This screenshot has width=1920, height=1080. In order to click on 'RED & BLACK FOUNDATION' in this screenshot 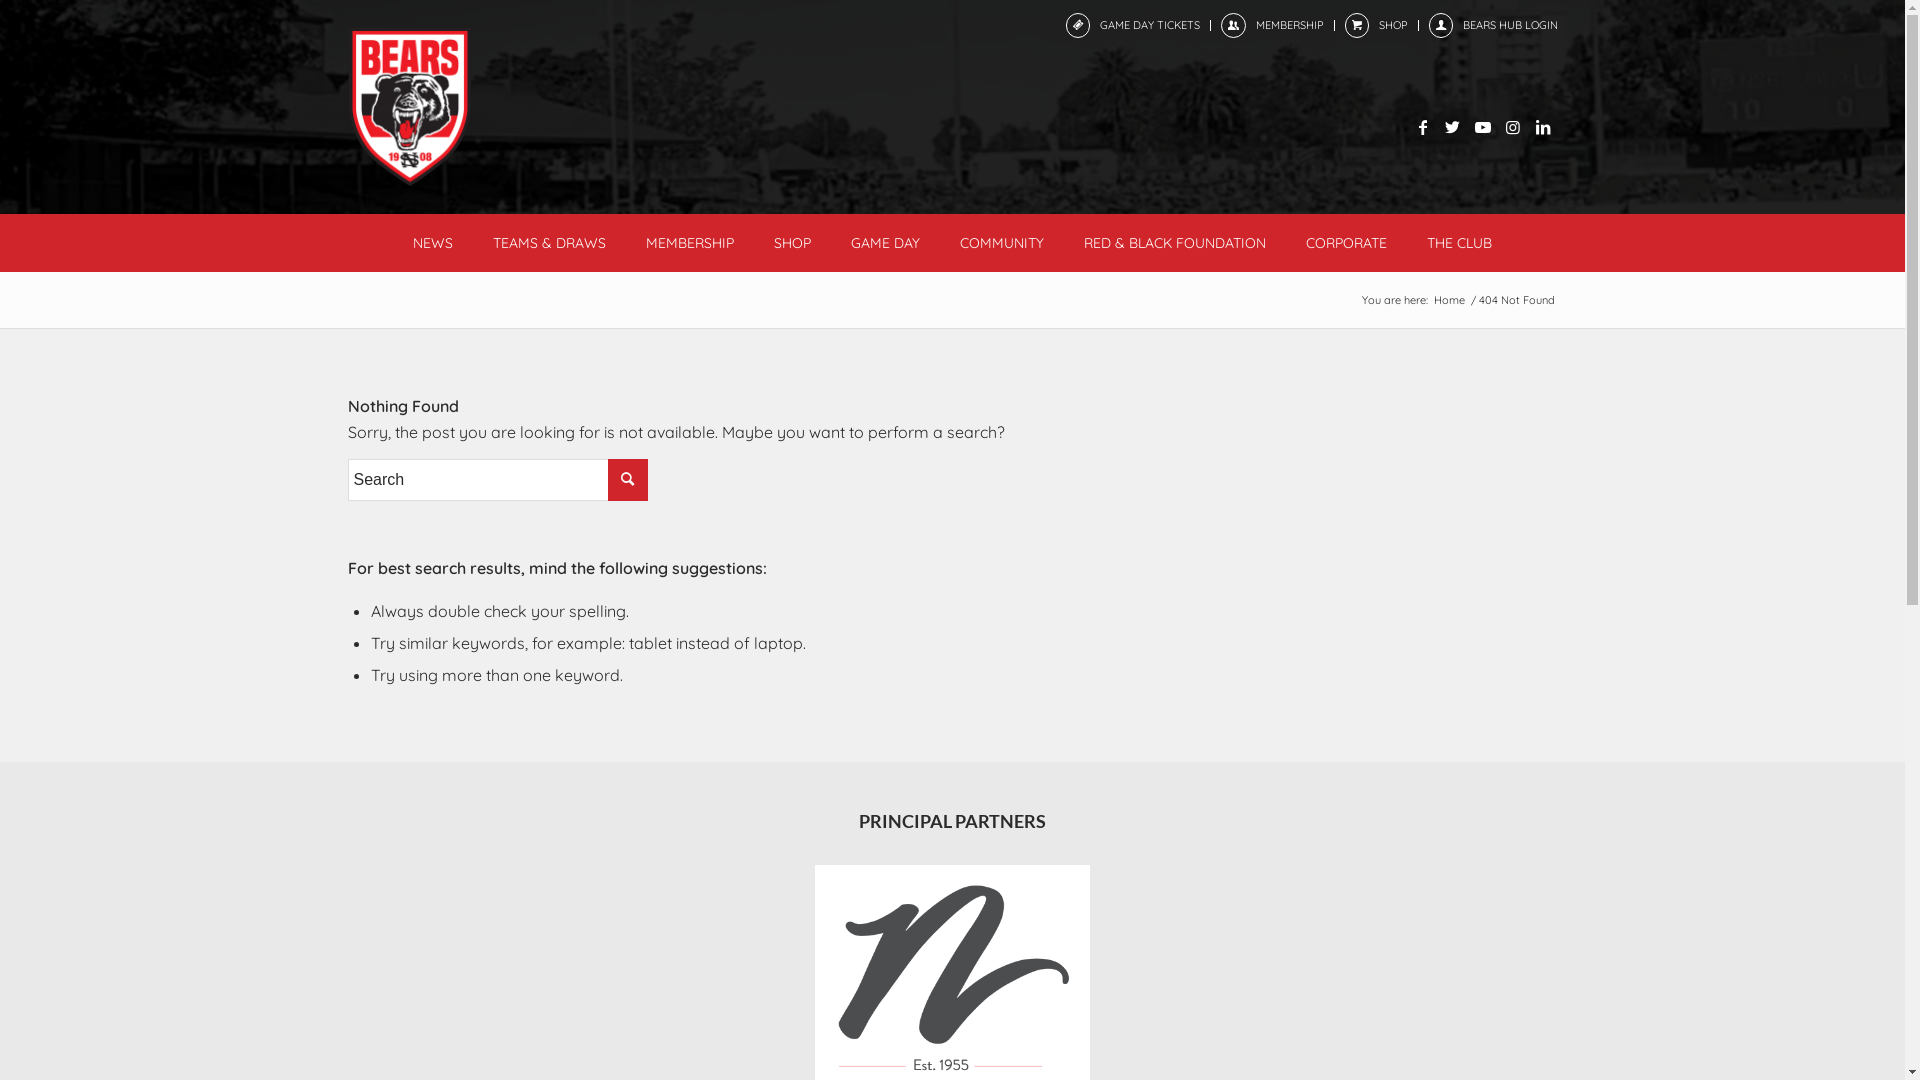, I will do `click(1175, 242)`.